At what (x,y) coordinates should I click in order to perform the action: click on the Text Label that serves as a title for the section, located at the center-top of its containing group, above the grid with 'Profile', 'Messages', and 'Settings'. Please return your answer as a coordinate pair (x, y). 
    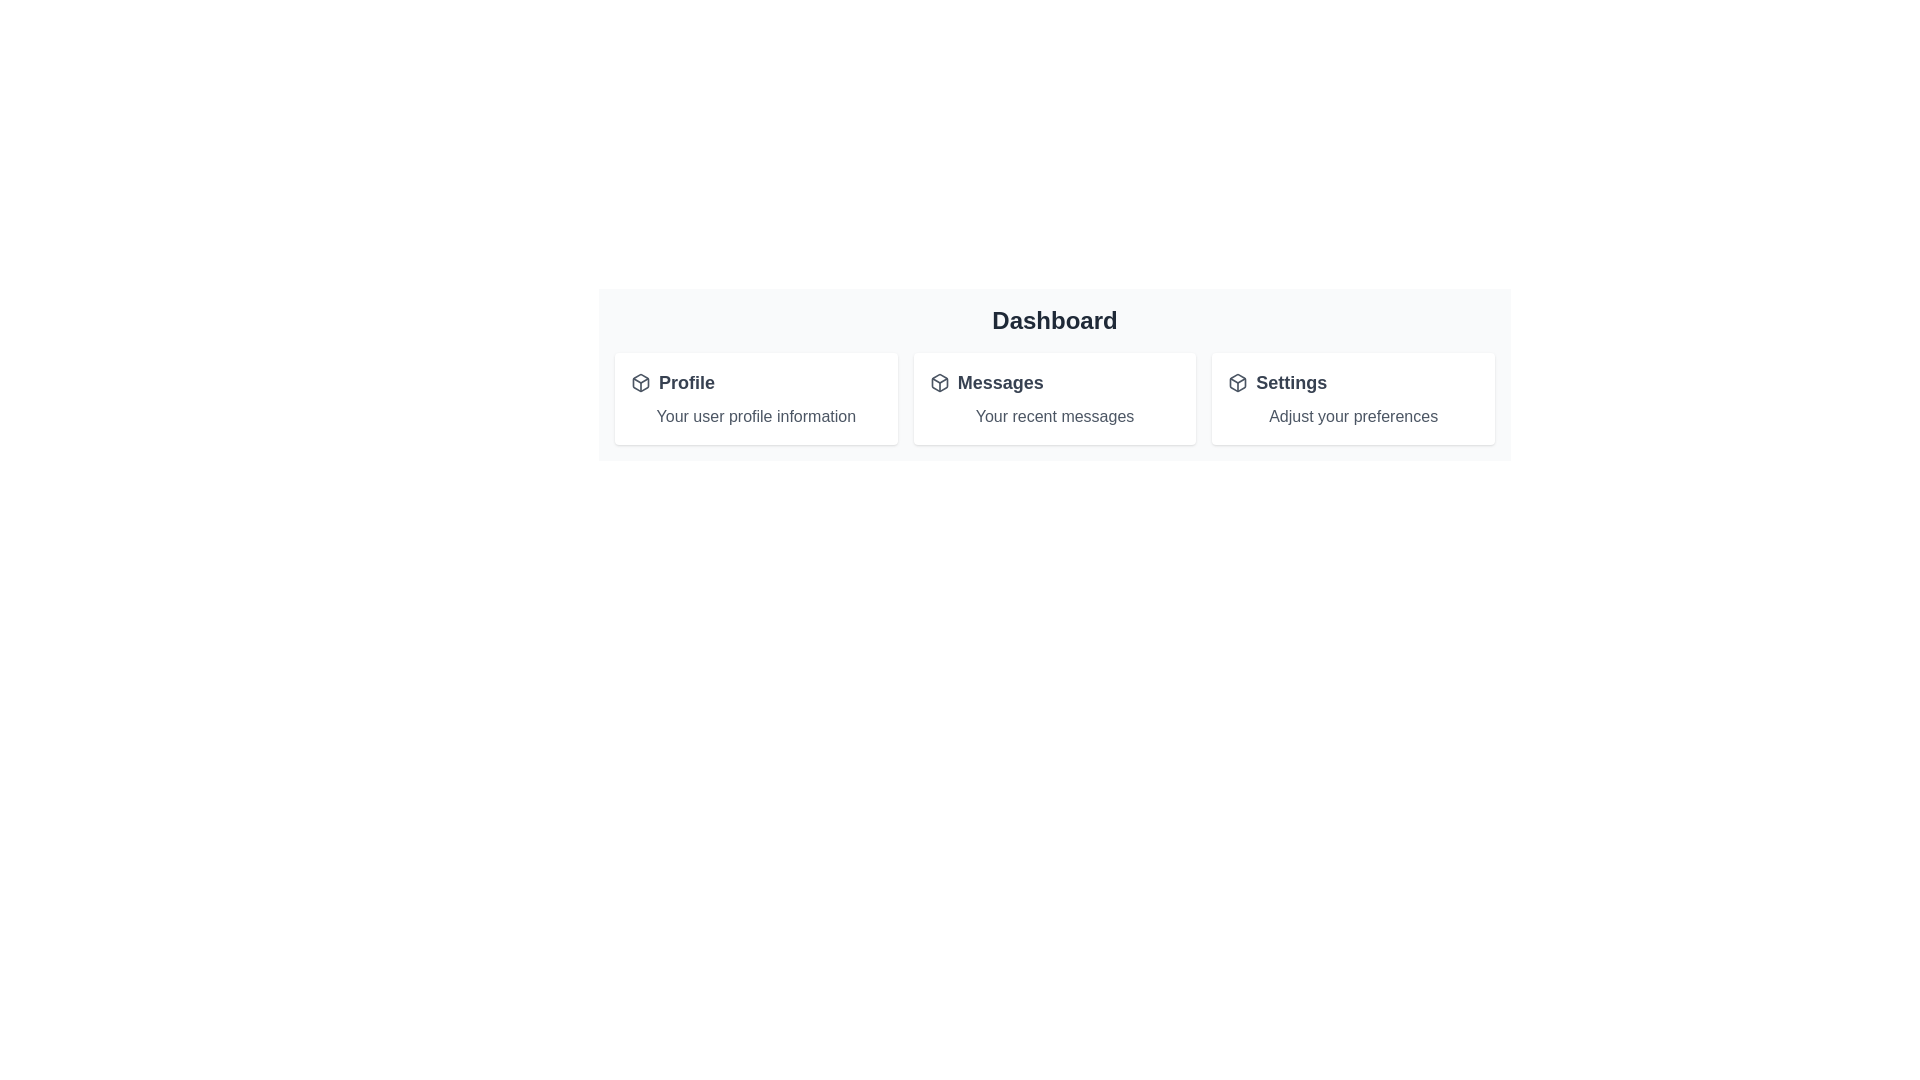
    Looking at the image, I should click on (1054, 319).